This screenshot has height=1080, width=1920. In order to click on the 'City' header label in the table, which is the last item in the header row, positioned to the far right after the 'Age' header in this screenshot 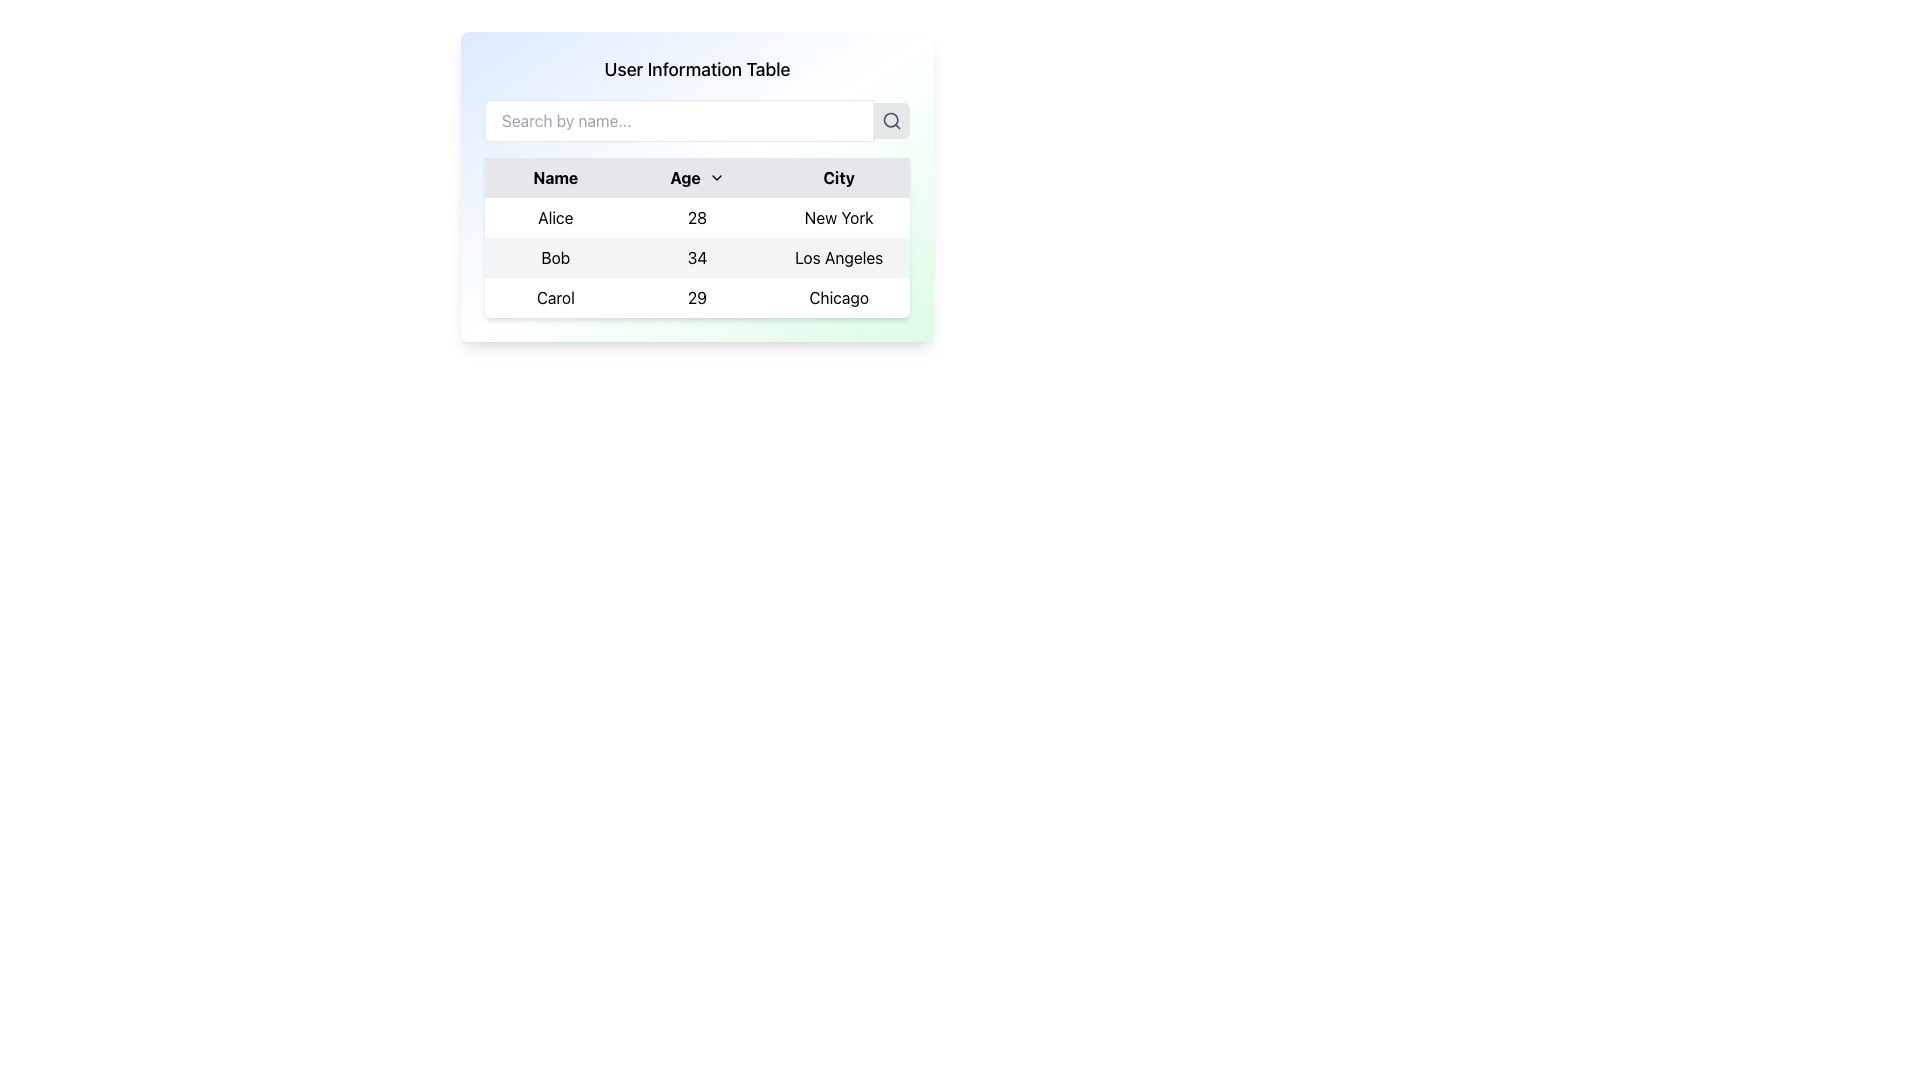, I will do `click(839, 176)`.